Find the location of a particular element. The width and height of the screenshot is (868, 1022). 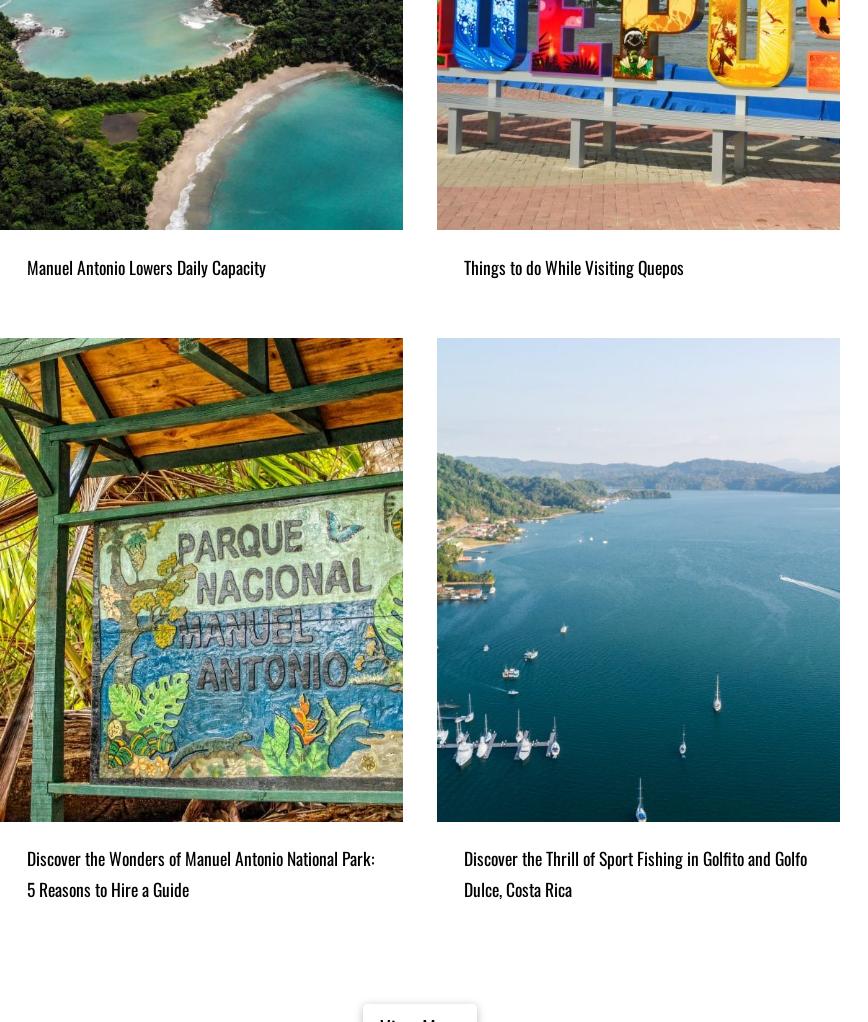

'Horseback Riding through the jungle from Manuel Antonio' is located at coordinates (142, 927).